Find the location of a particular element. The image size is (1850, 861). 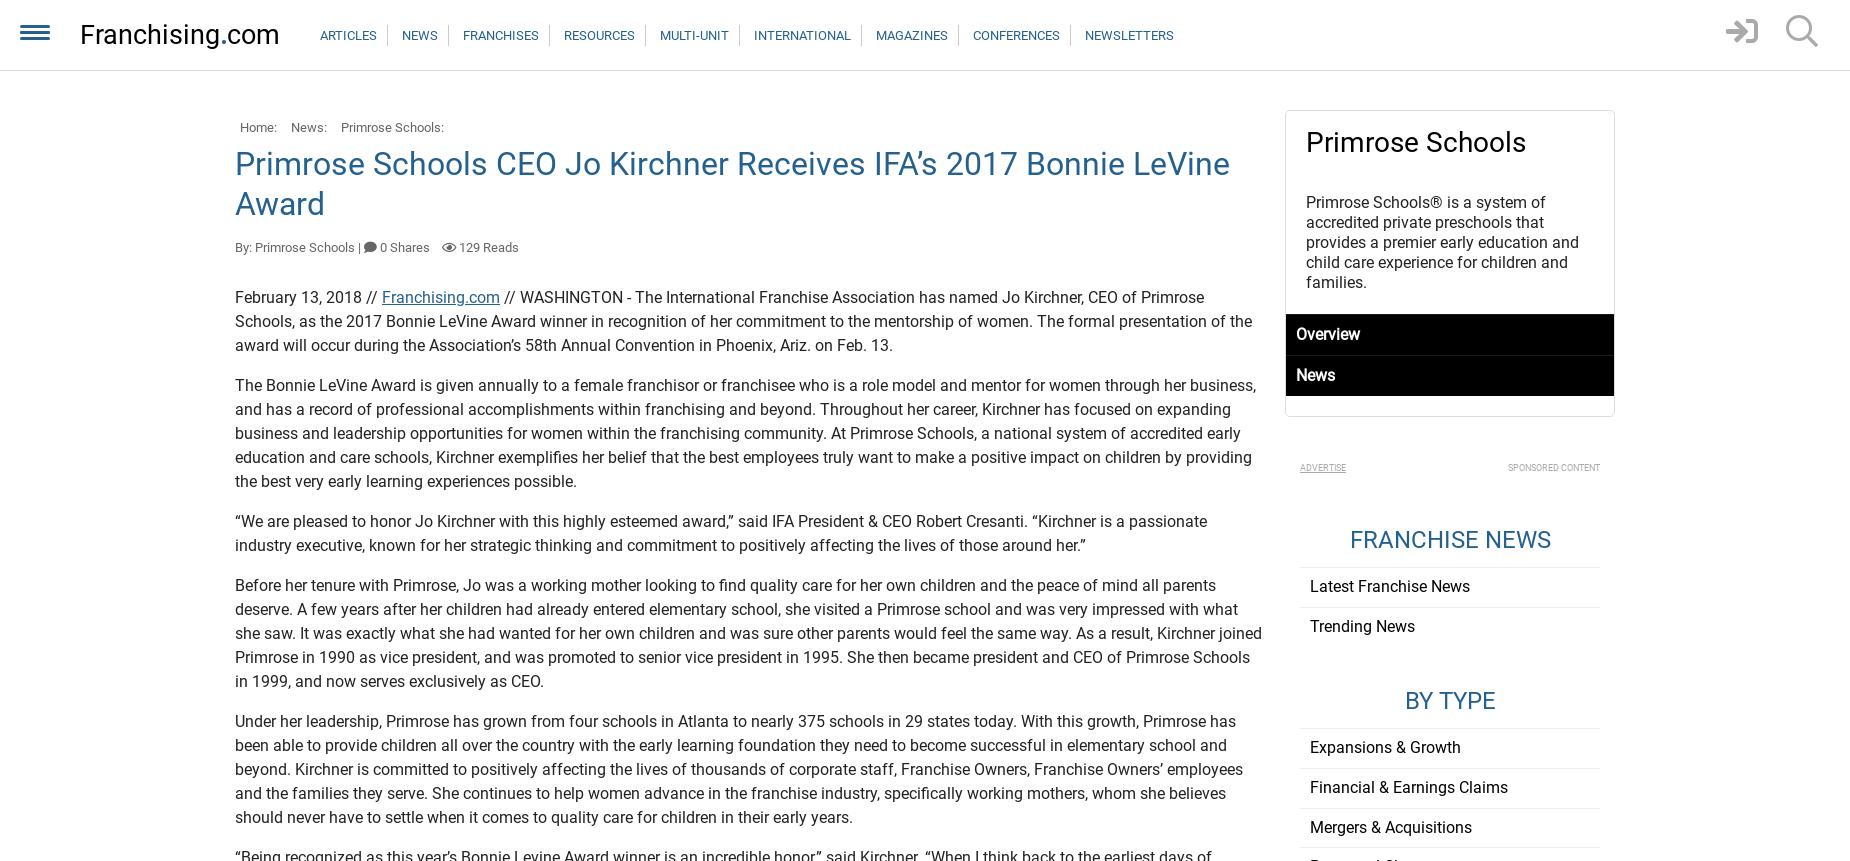

'Franchise News' is located at coordinates (1449, 540).